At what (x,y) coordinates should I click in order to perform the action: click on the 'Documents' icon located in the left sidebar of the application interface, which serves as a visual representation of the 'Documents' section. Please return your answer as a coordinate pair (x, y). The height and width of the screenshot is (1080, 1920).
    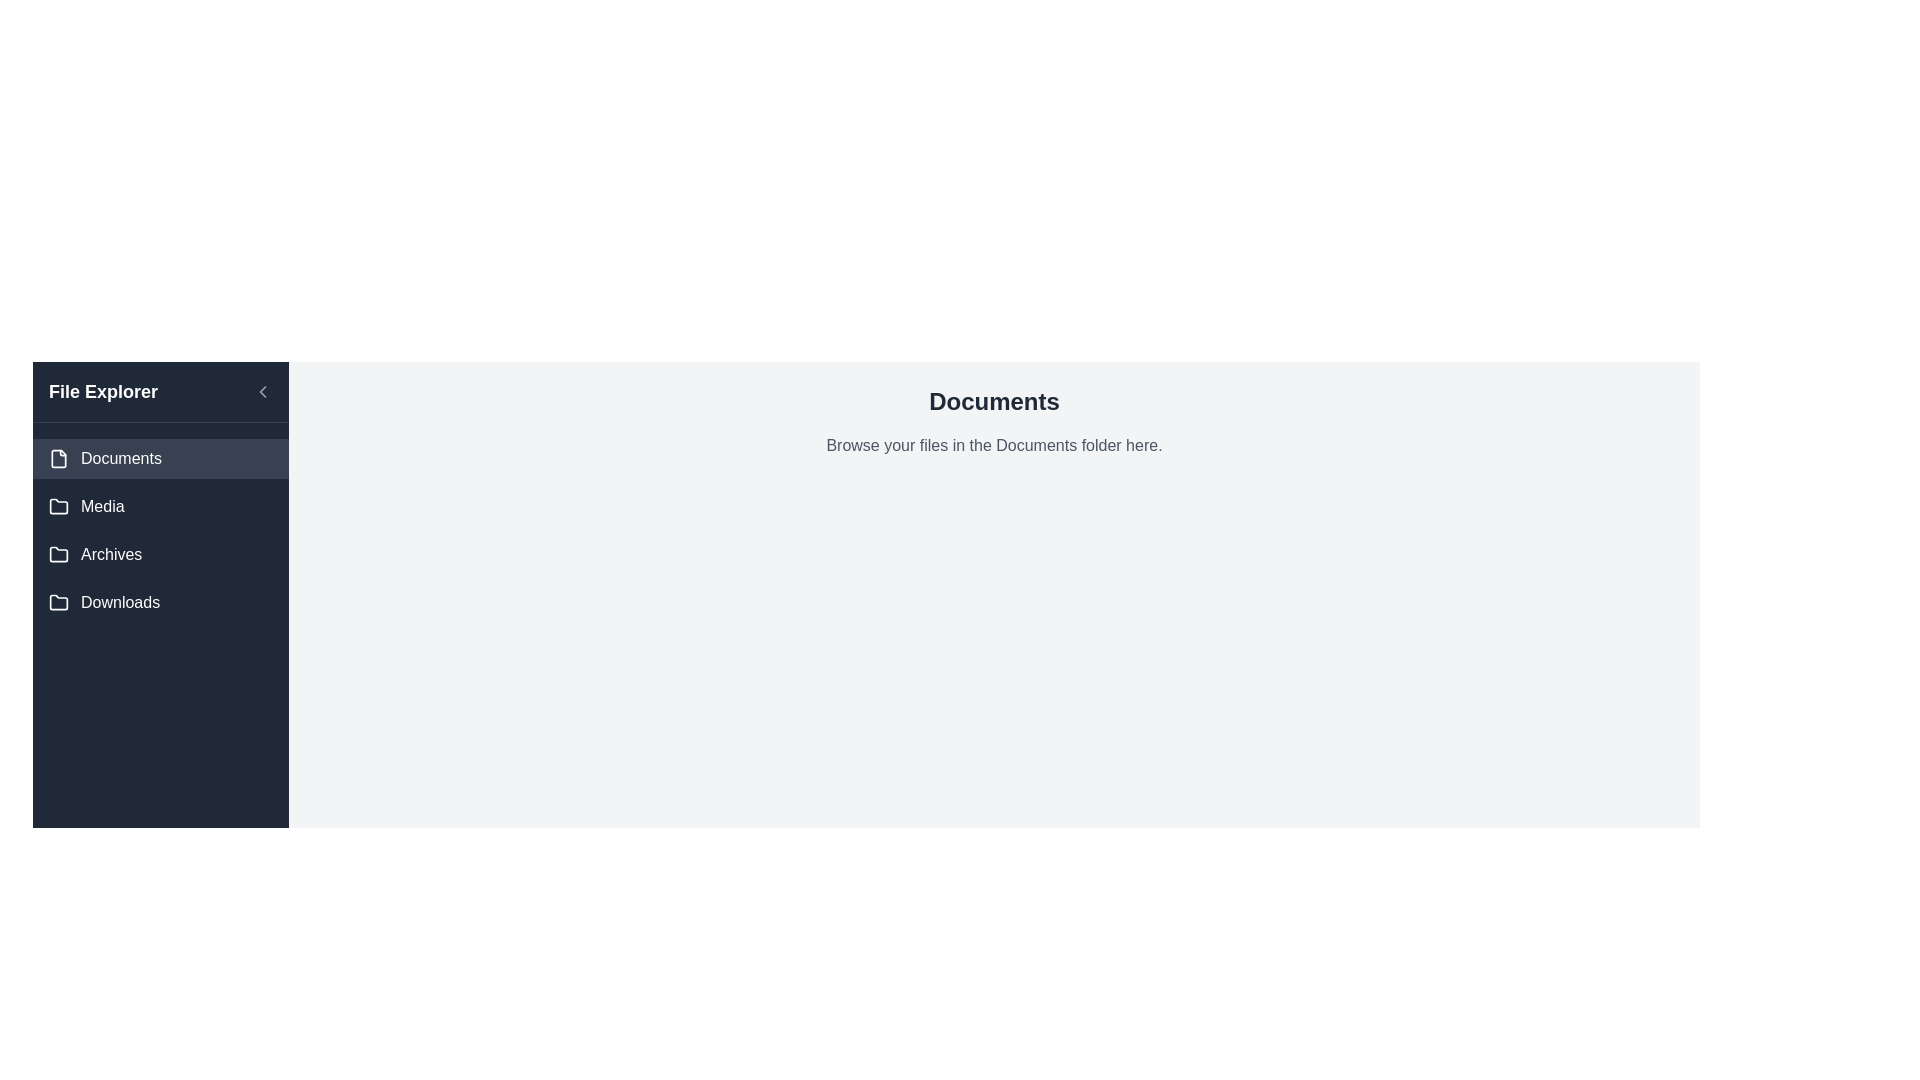
    Looking at the image, I should click on (58, 459).